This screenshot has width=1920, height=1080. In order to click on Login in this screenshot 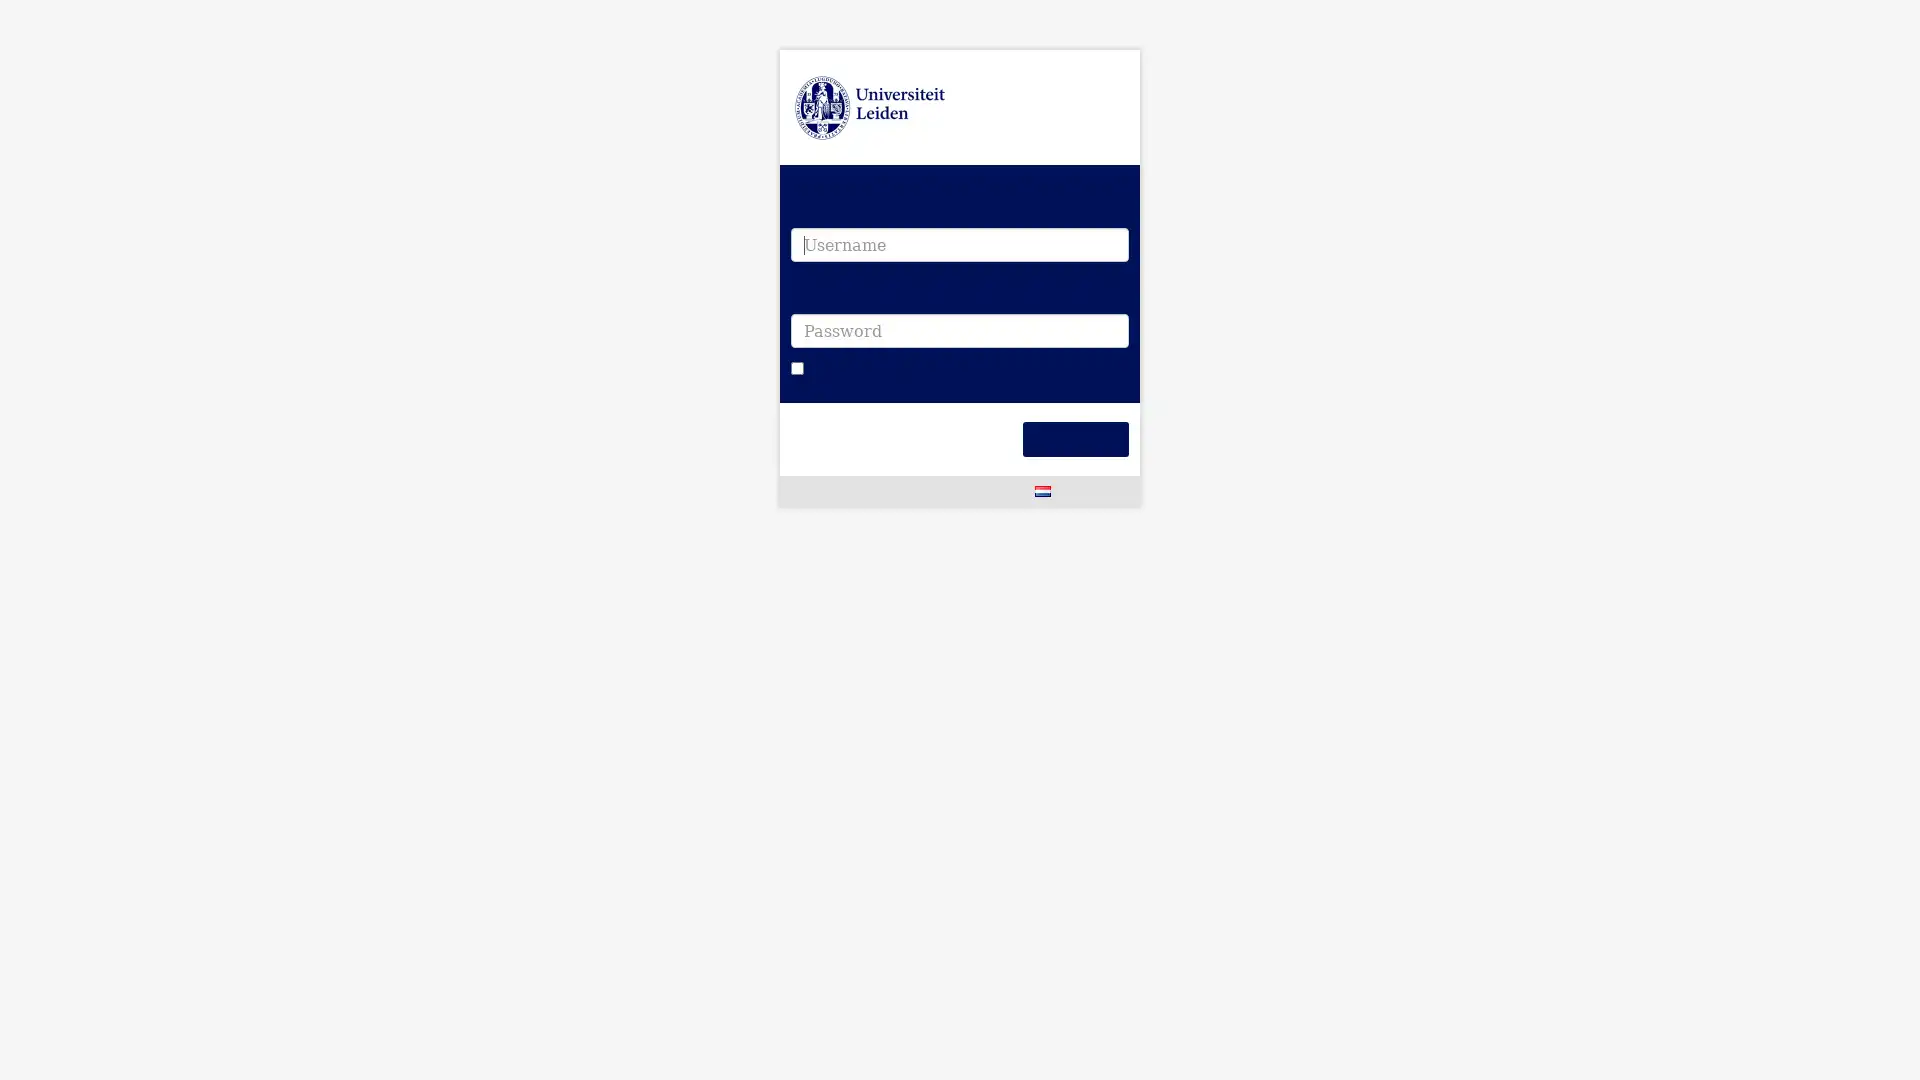, I will do `click(1074, 438)`.